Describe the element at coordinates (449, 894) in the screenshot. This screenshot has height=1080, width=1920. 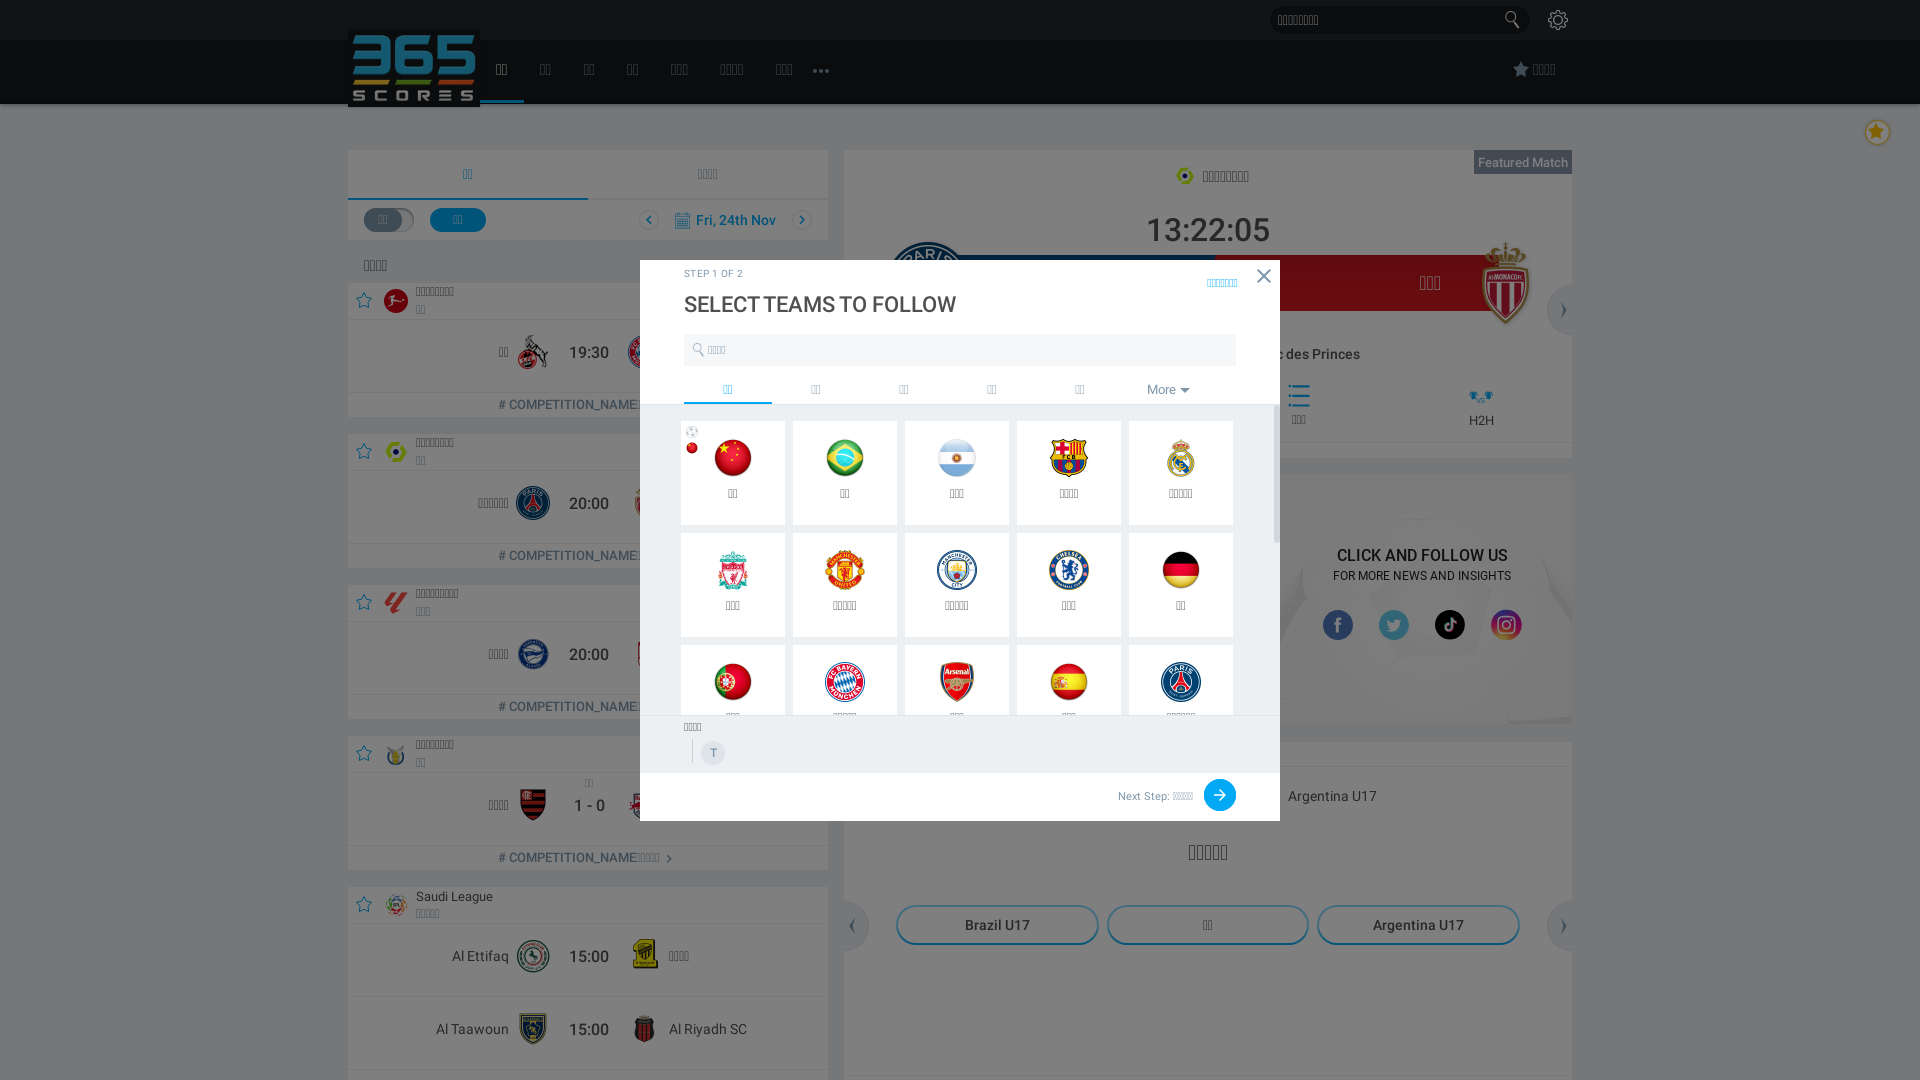
I see `'Saudi League'` at that location.